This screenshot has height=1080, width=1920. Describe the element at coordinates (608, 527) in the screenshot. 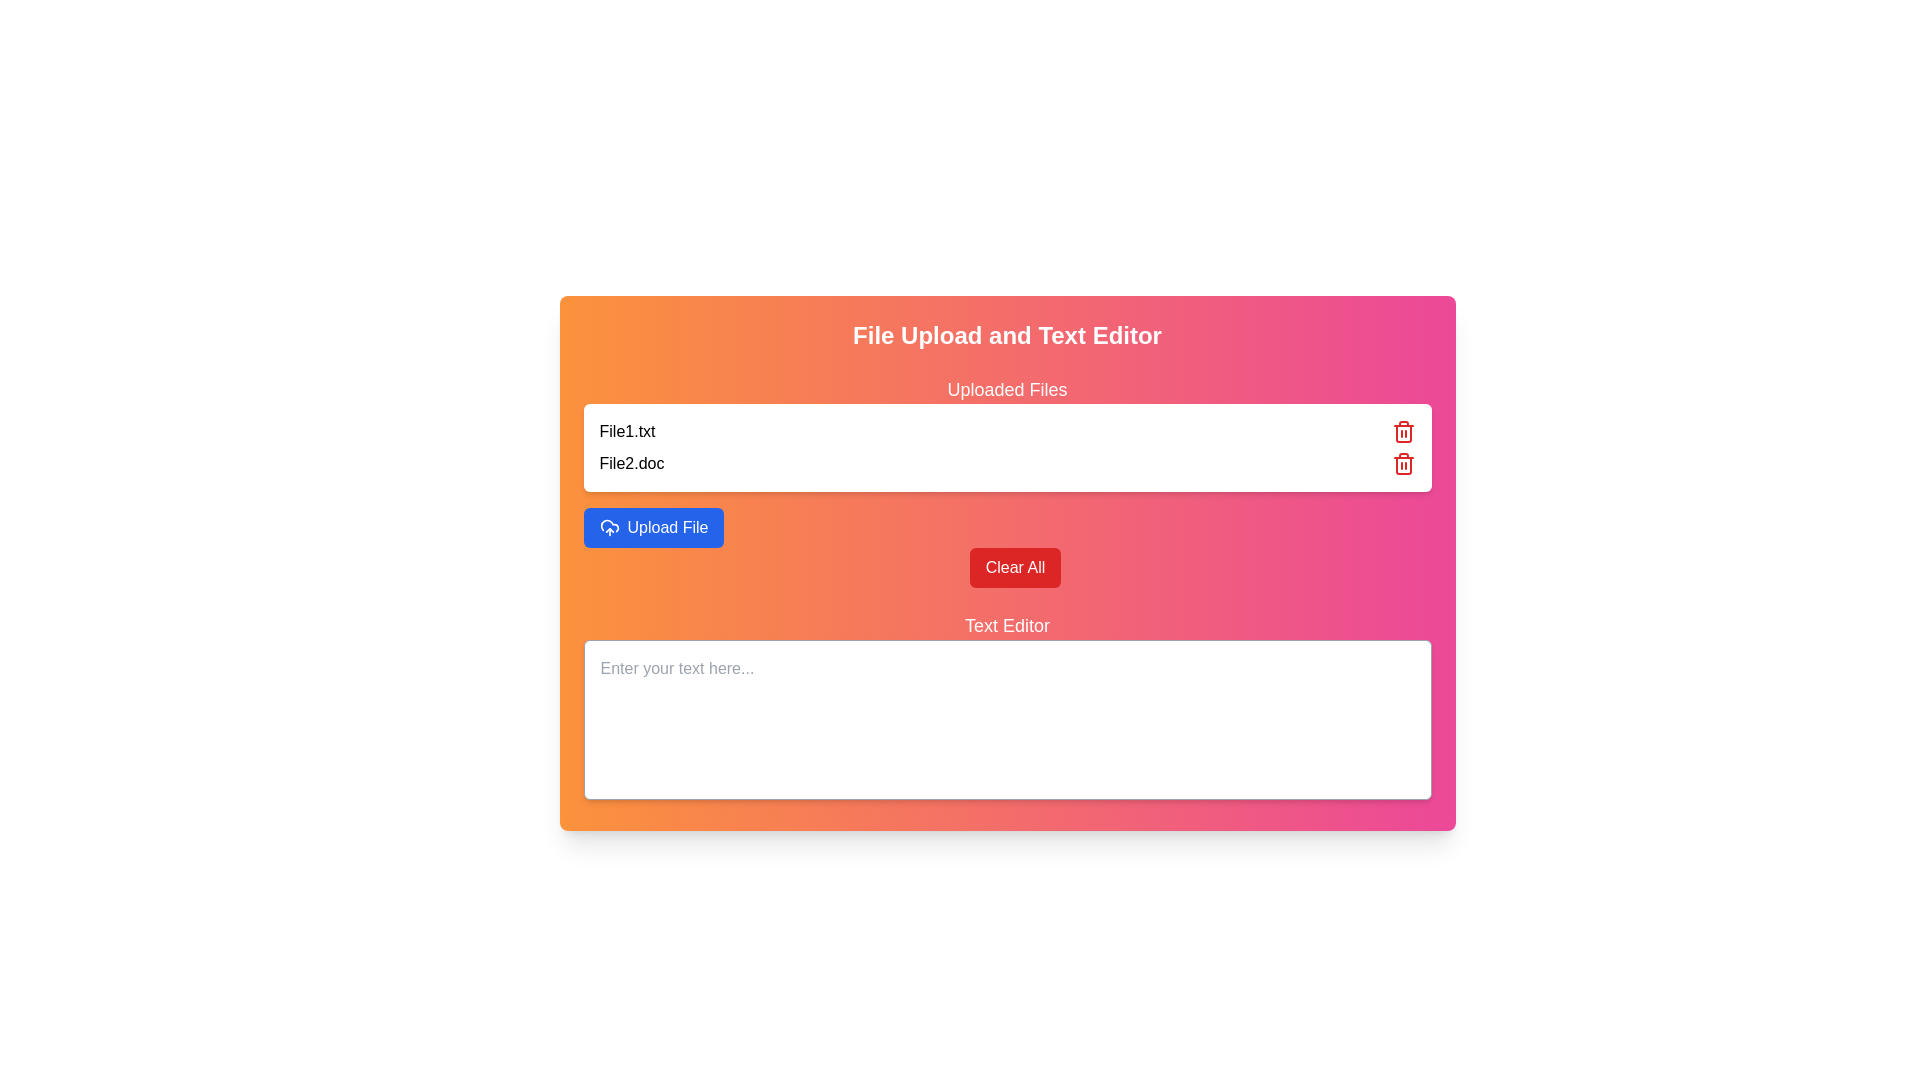

I see `the upload file icon located to the left of the 'Upload File' button, enhancing its meaning` at that location.